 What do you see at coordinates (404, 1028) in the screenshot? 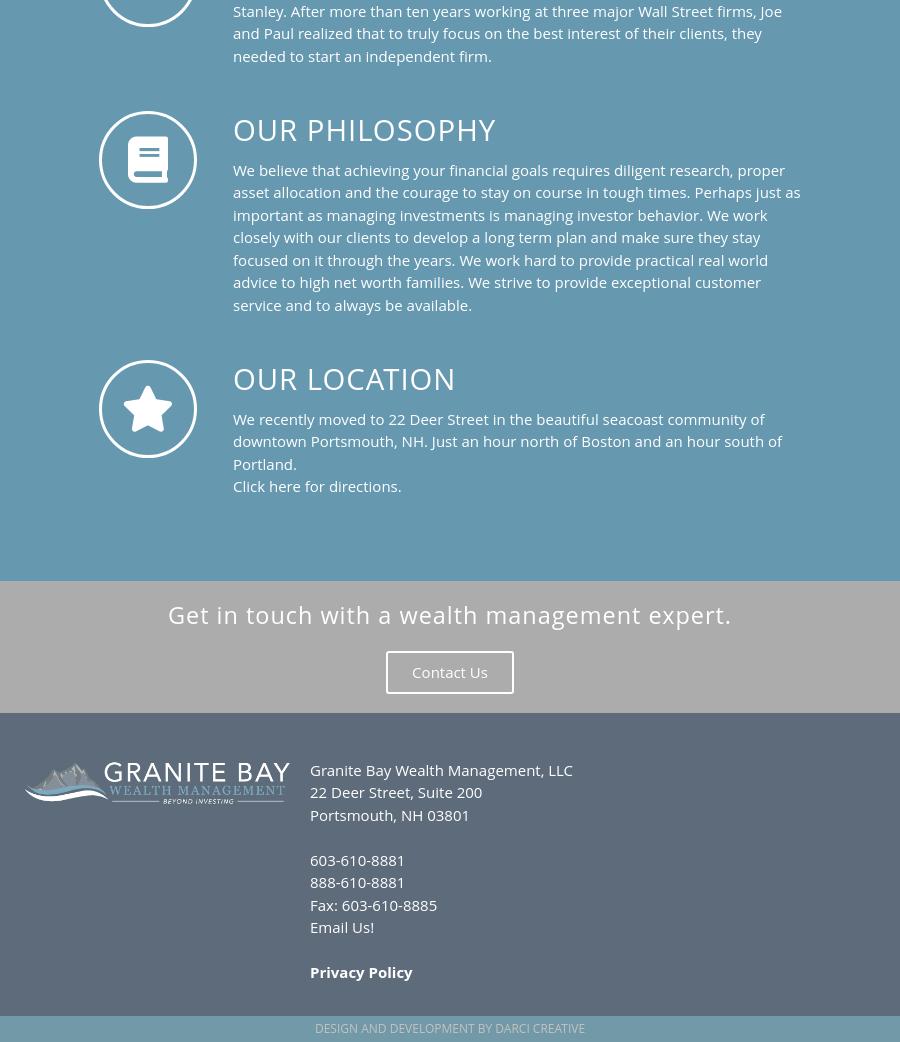
I see `'Design and Development by'` at bounding box center [404, 1028].